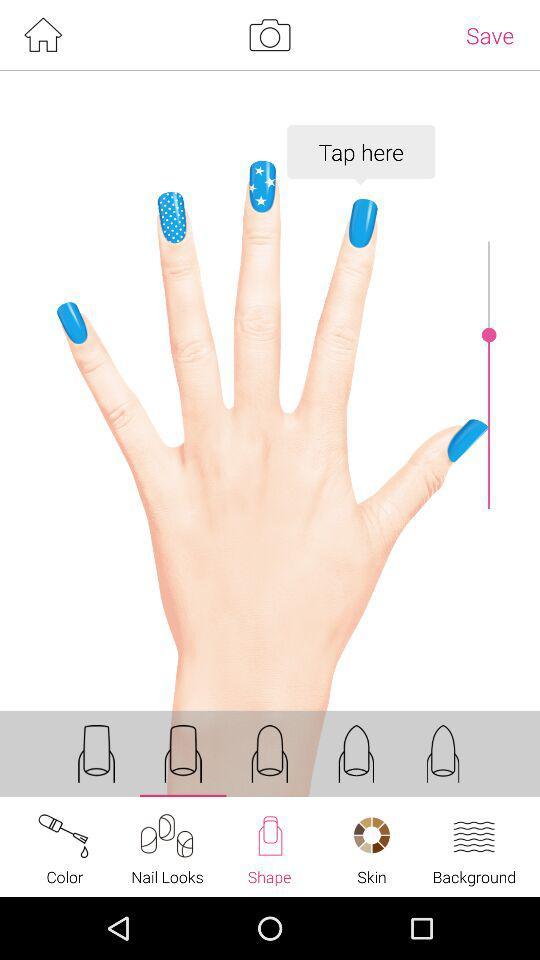  Describe the element at coordinates (42, 36) in the screenshot. I see `the home icon` at that location.